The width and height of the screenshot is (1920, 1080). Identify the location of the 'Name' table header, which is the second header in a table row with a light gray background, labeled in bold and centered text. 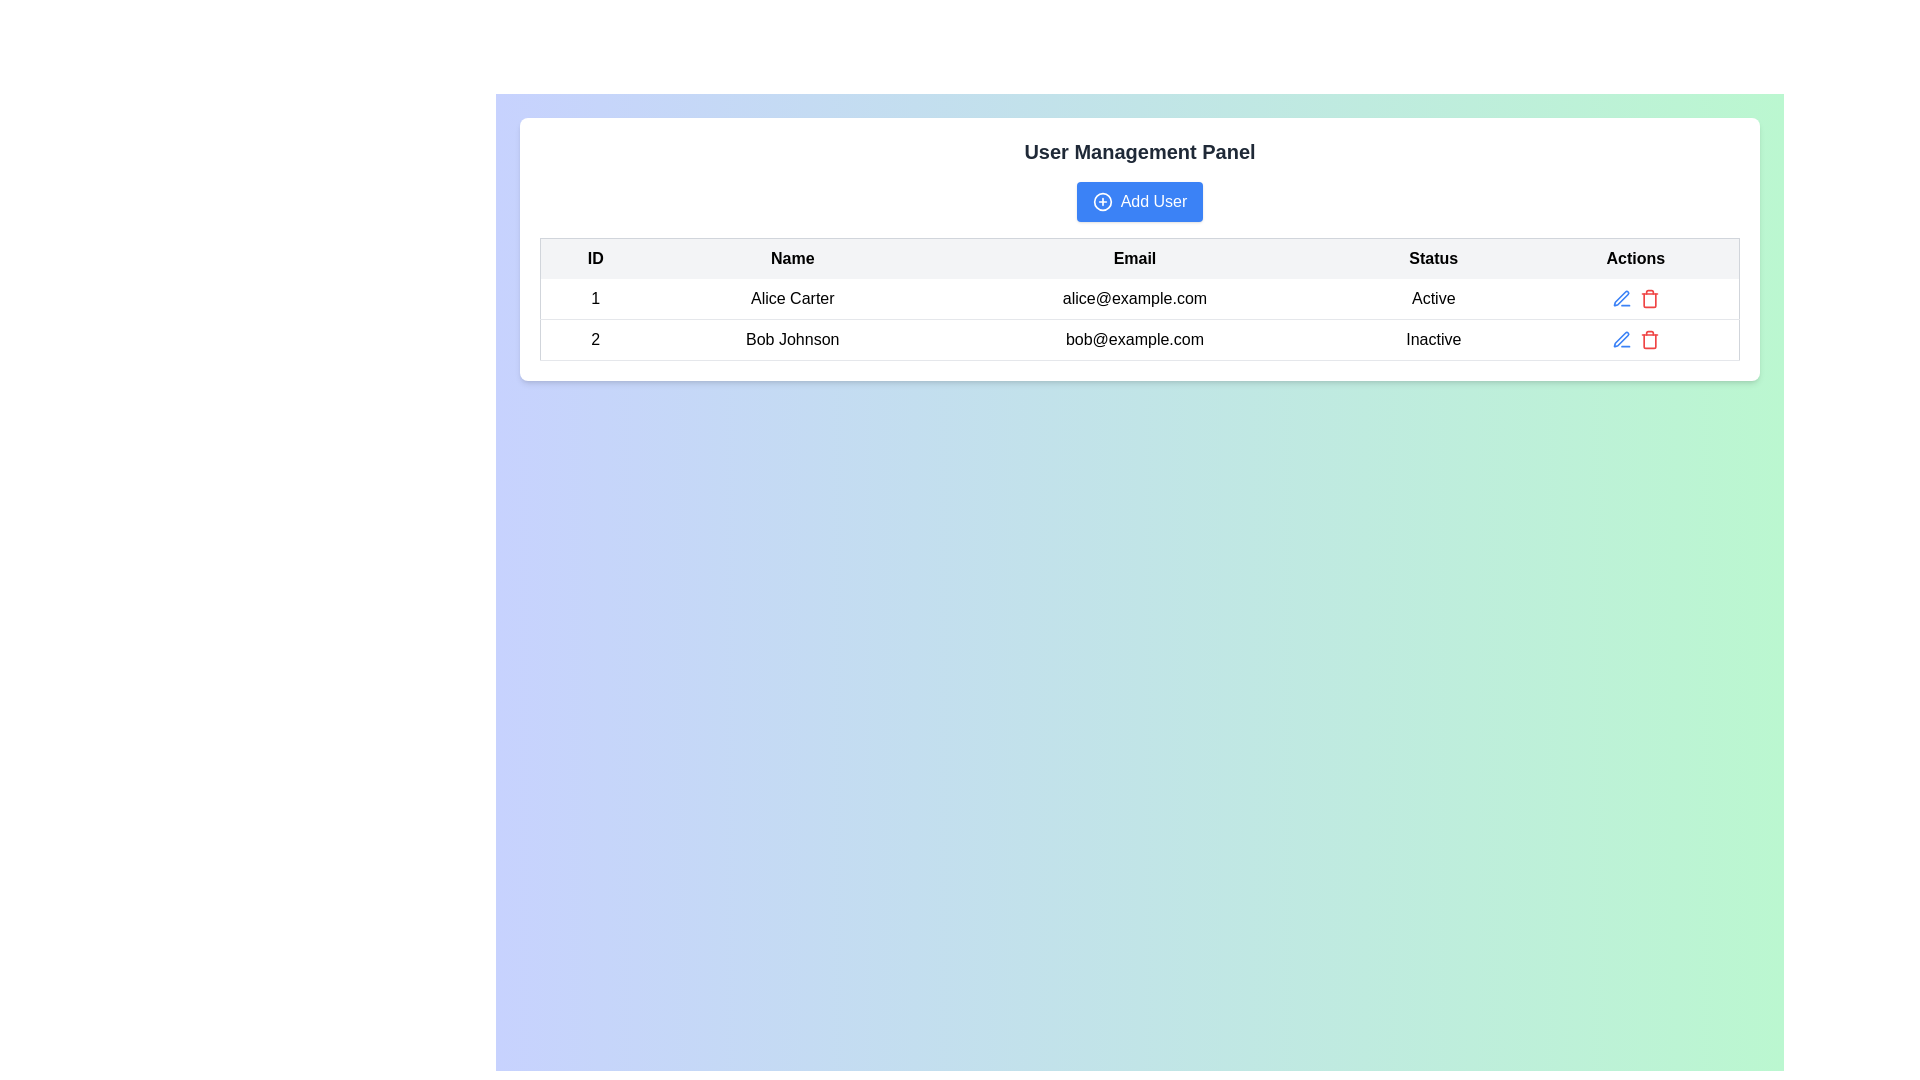
(791, 257).